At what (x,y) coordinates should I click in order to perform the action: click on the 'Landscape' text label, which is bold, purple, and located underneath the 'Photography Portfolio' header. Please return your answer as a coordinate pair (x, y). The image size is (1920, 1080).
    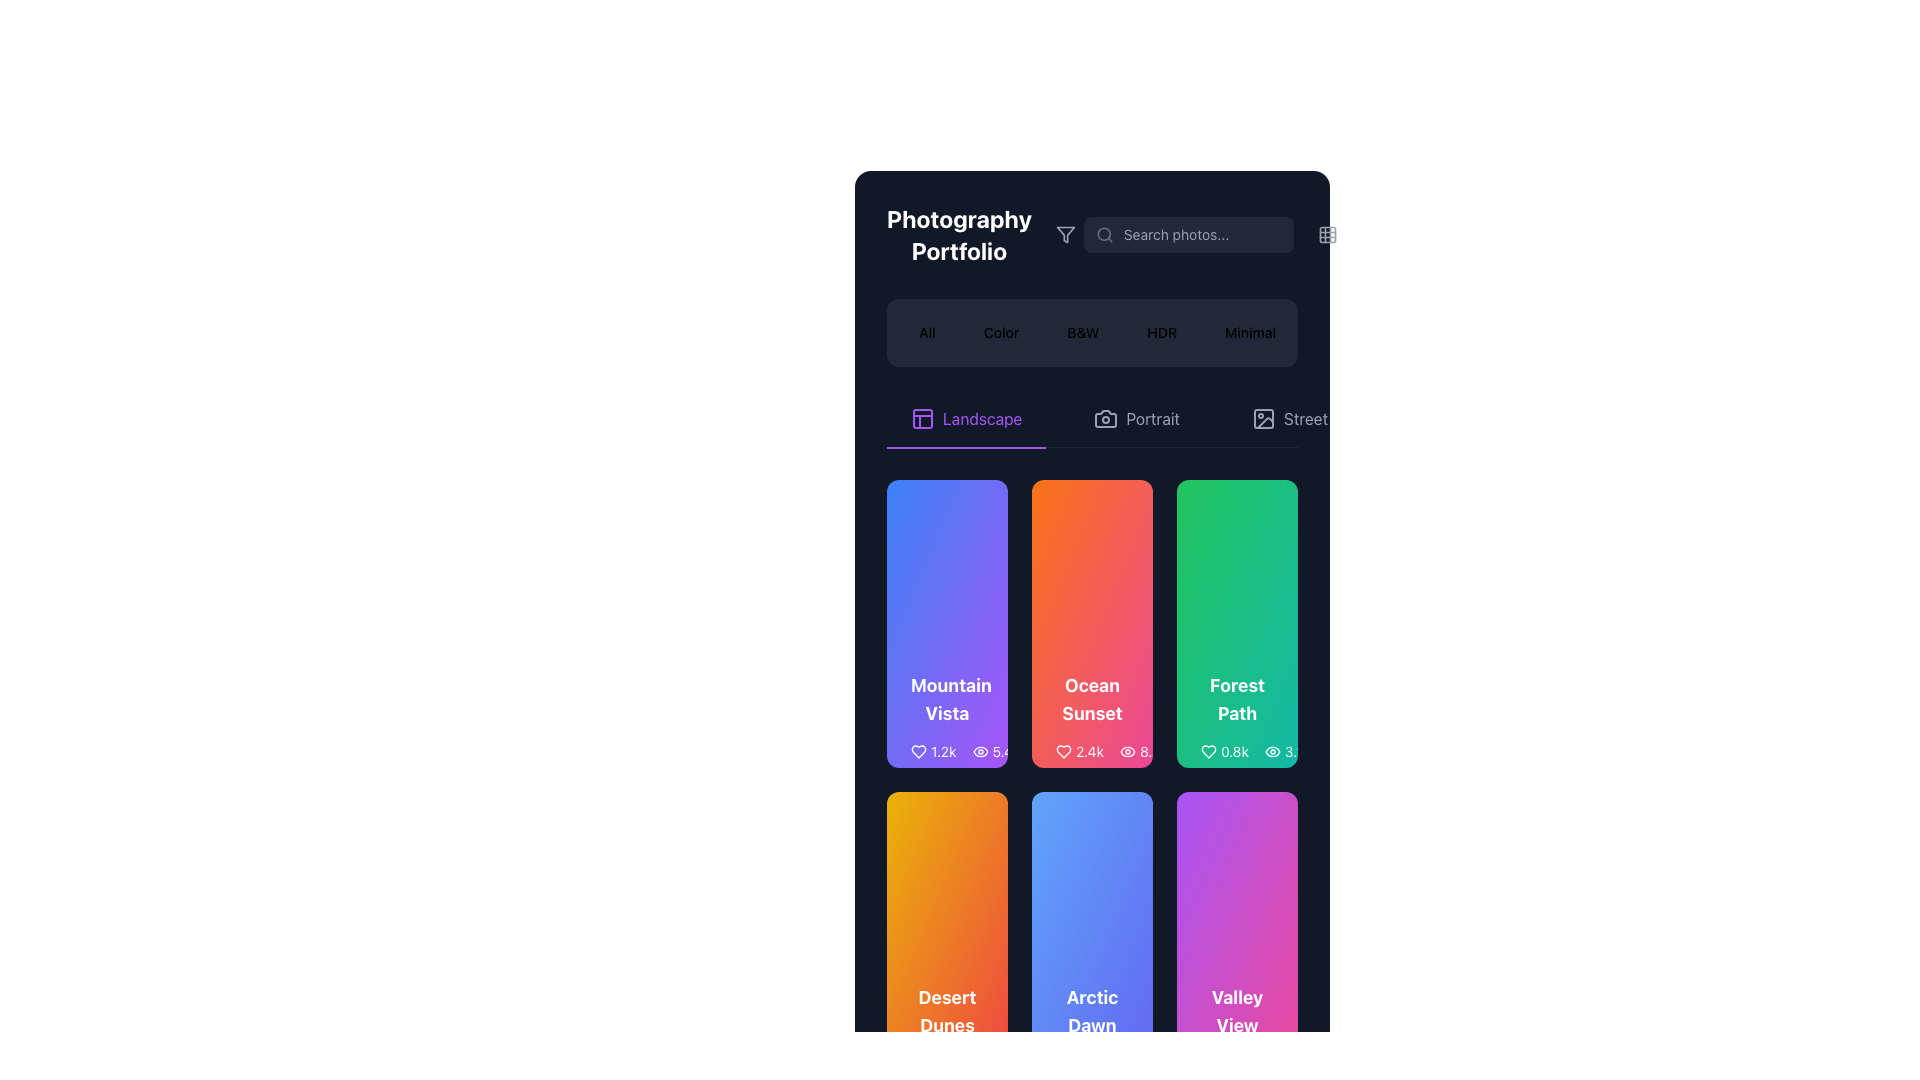
    Looking at the image, I should click on (982, 418).